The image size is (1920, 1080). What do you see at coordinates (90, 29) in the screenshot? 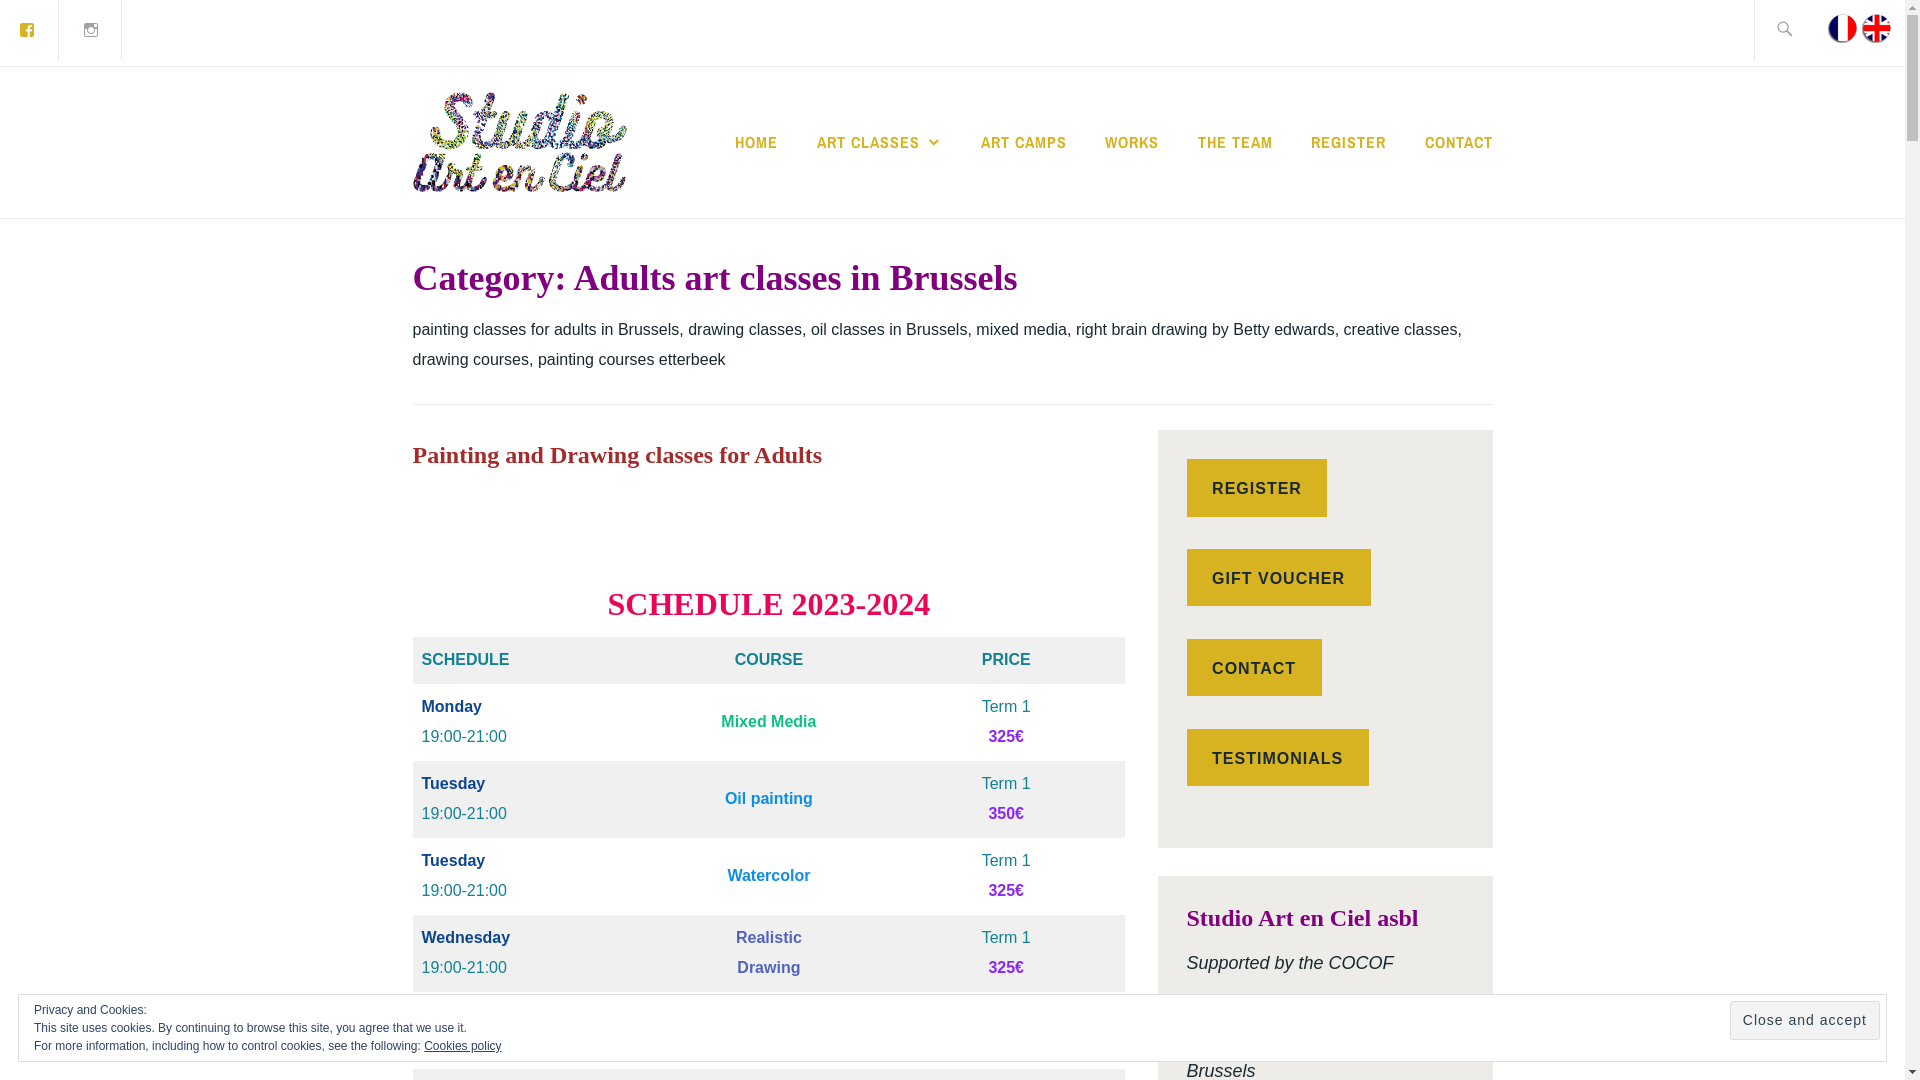
I see `'Instagram'` at bounding box center [90, 29].